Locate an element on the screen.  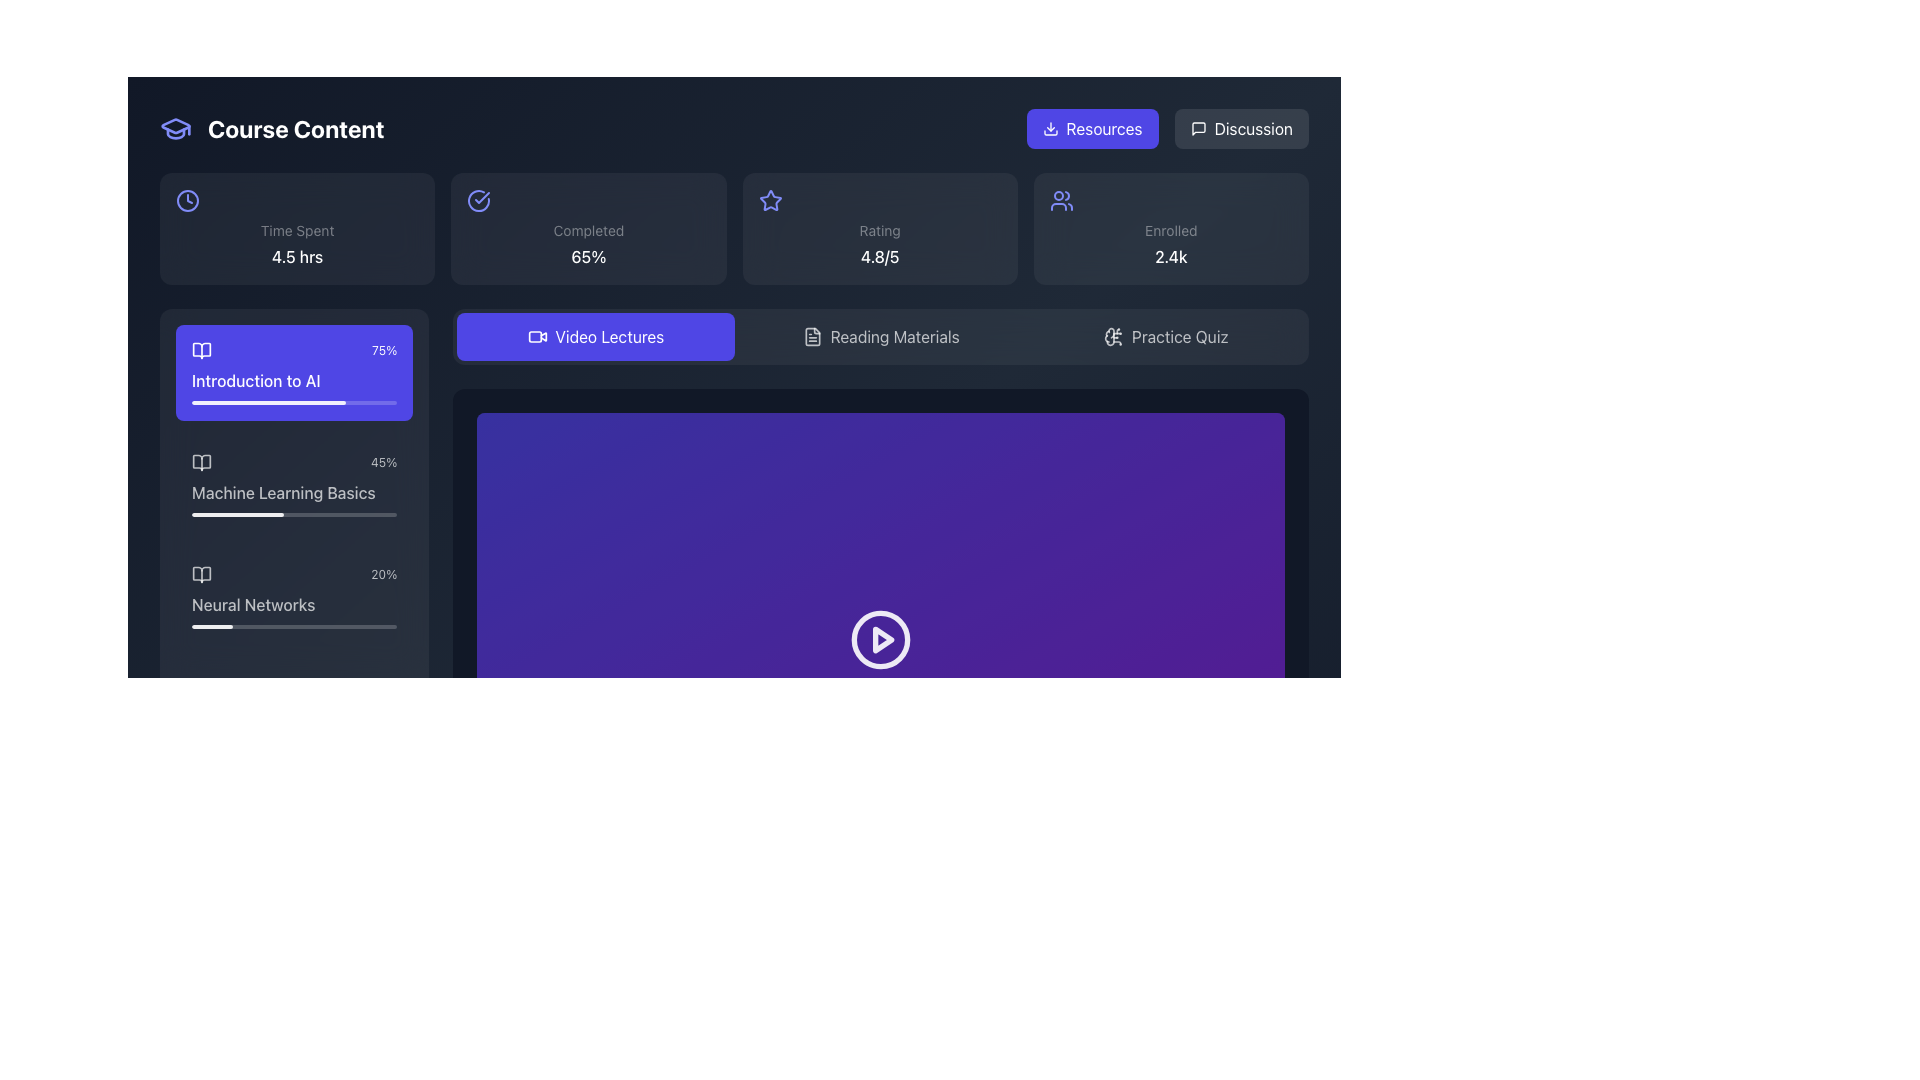
the displayed percentage on the informational card, which shows '65%' in bold white font, located in the second column of the top row of the card grid is located at coordinates (587, 227).